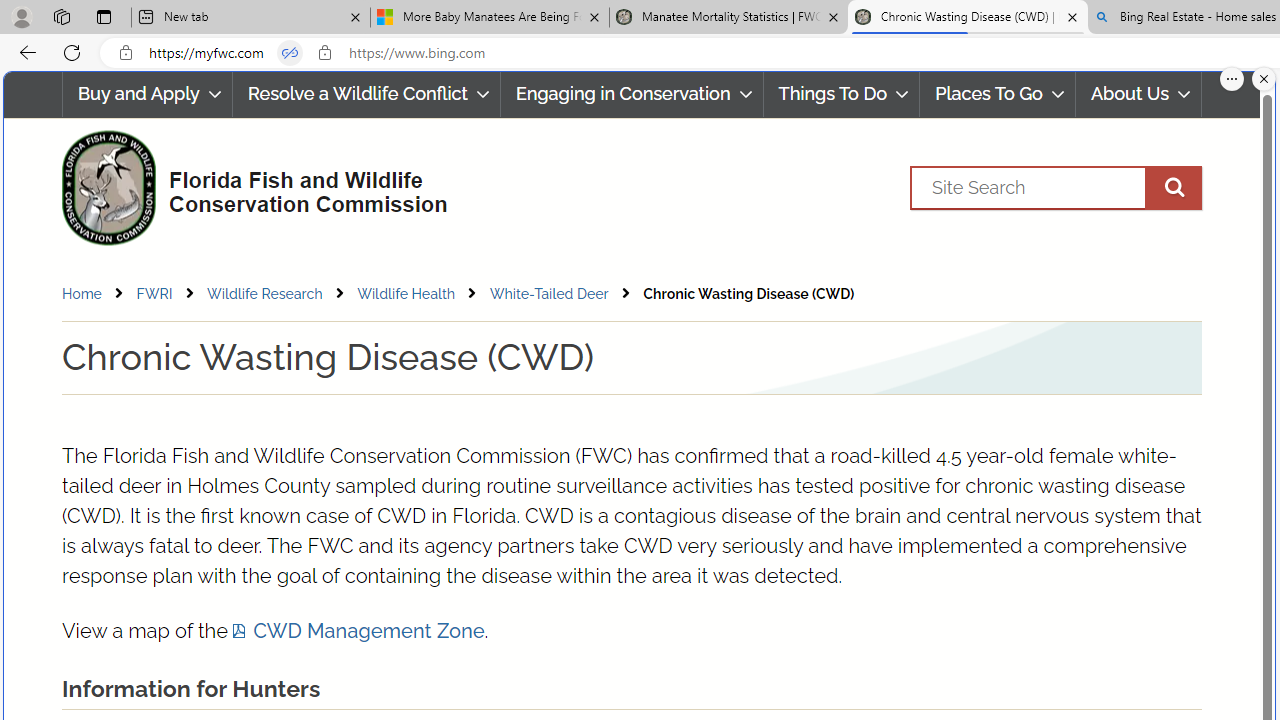  What do you see at coordinates (107, 187) in the screenshot?
I see `'FWC Logo'` at bounding box center [107, 187].